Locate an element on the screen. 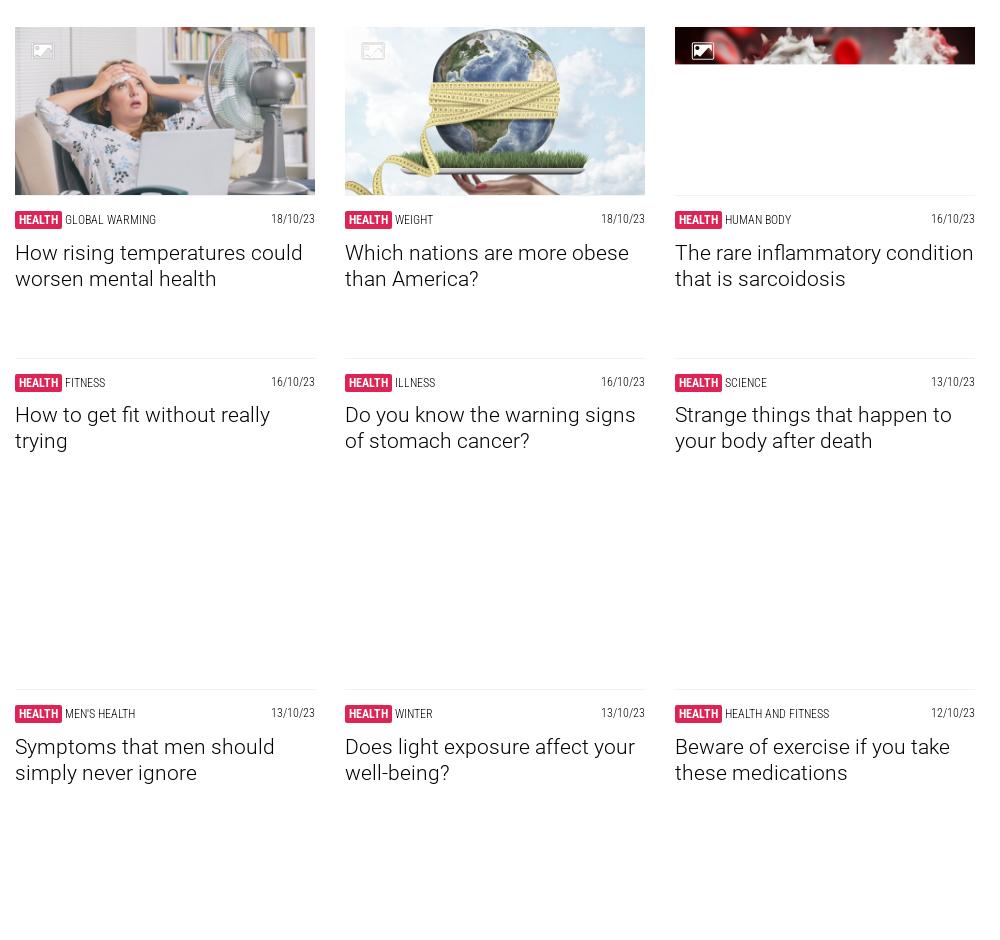 Image resolution: width=1000 pixels, height=940 pixels. 'Weight' is located at coordinates (414, 218).